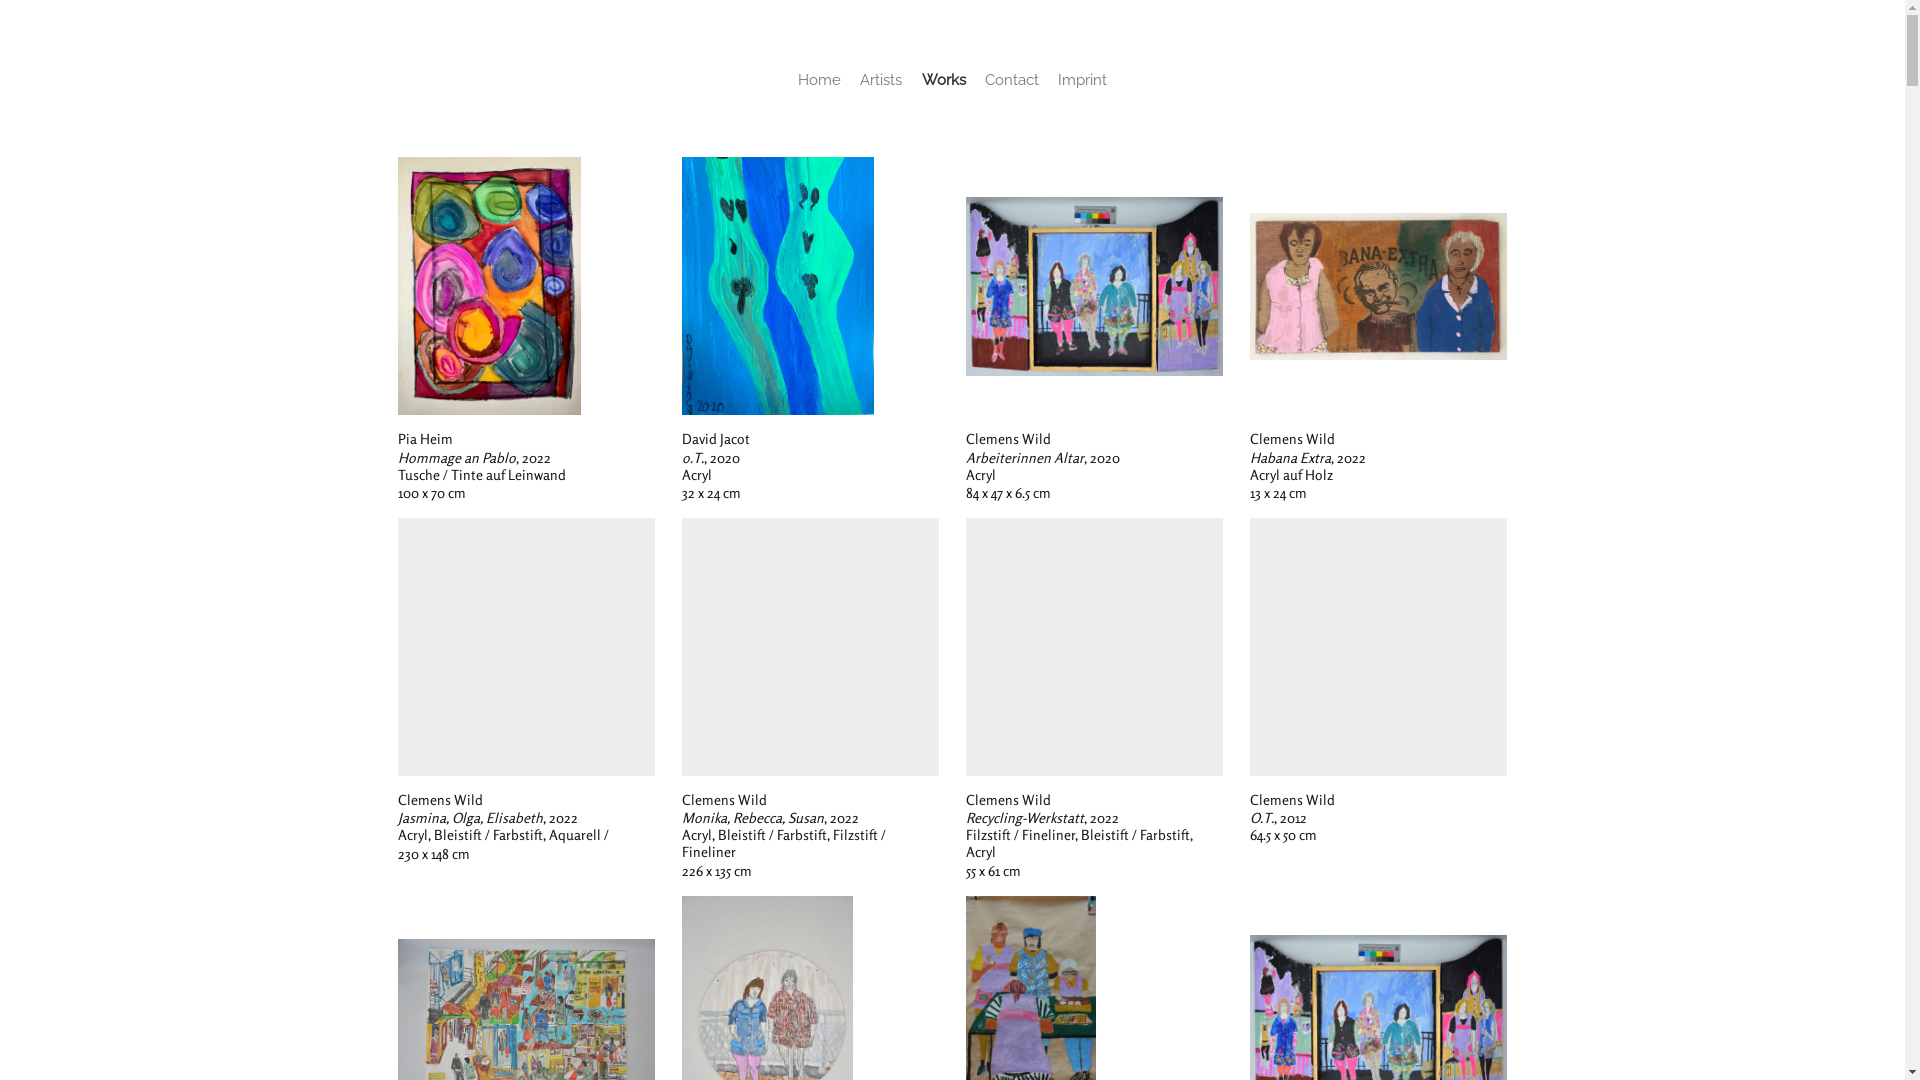 The height and width of the screenshot is (1080, 1920). Describe the element at coordinates (819, 79) in the screenshot. I see `'Home'` at that location.